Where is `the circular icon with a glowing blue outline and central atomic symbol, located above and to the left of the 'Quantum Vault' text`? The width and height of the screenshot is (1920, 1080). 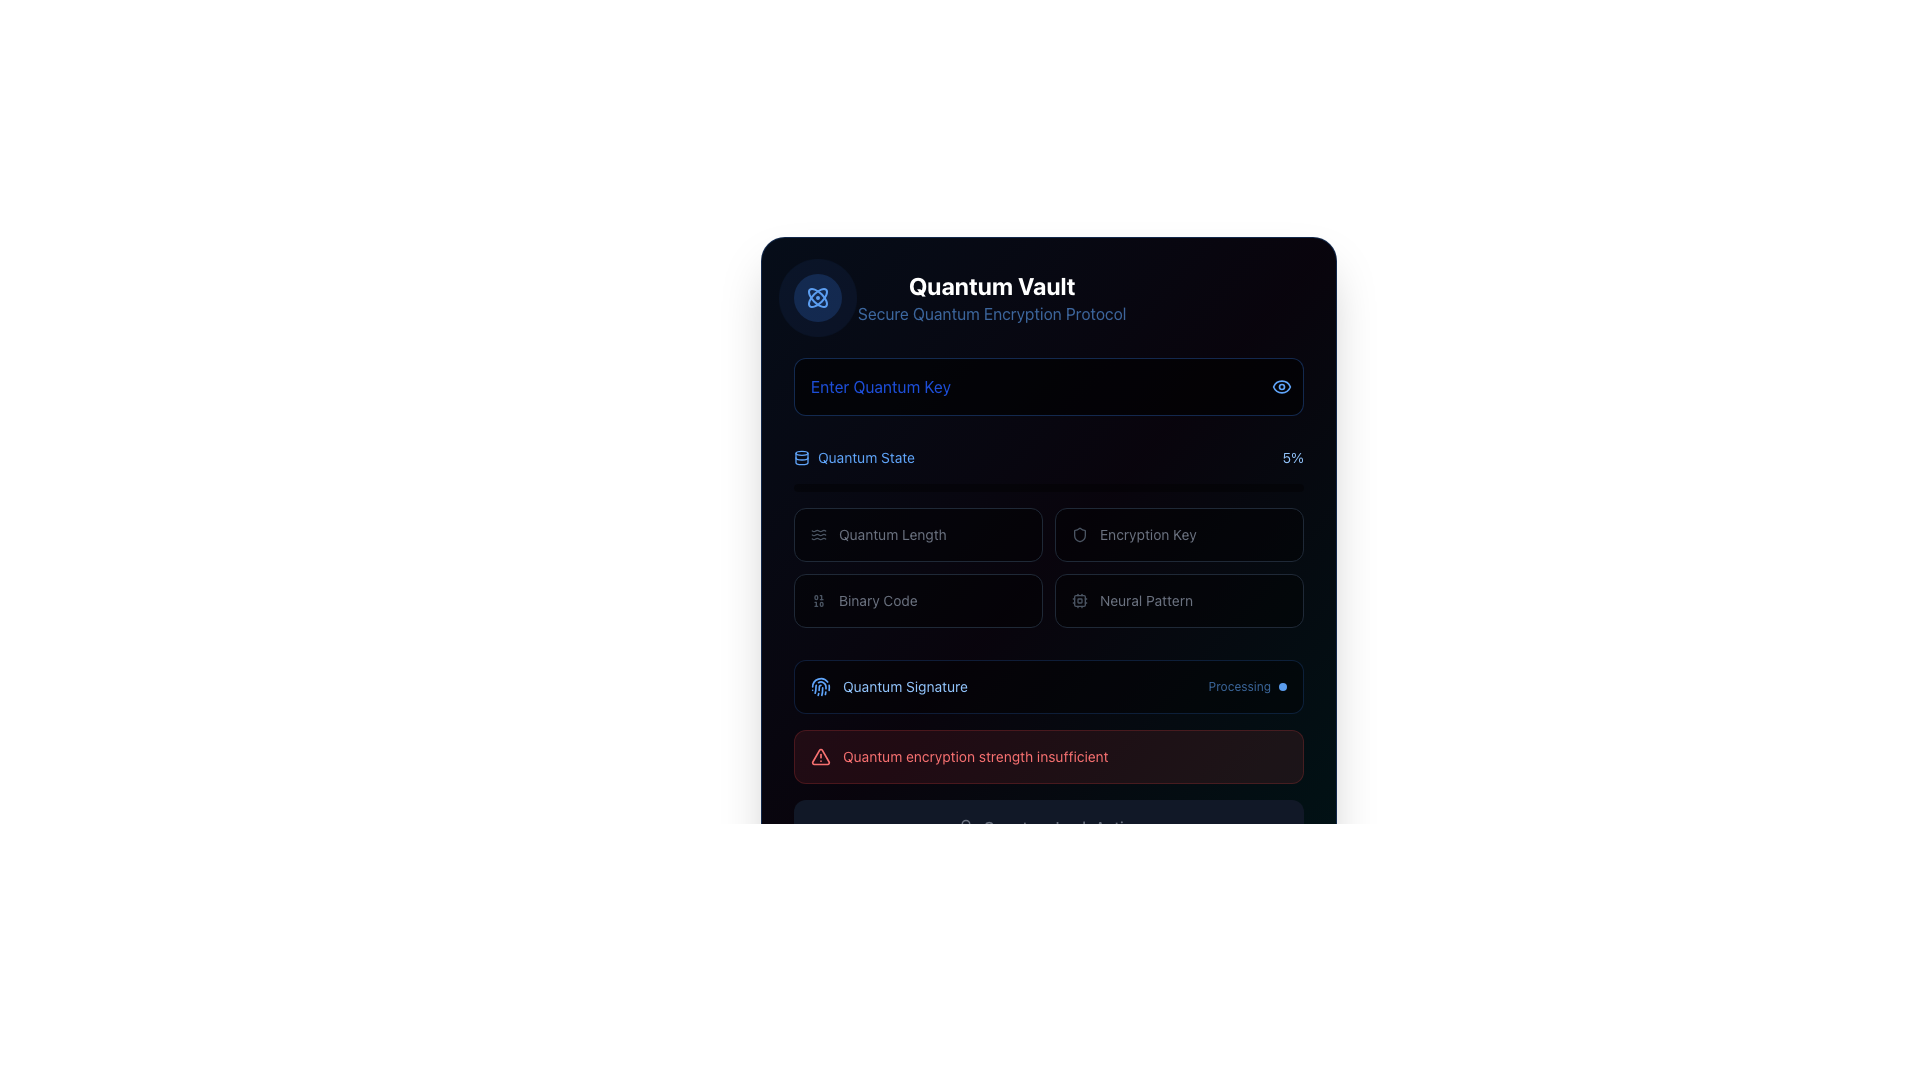
the circular icon with a glowing blue outline and central atomic symbol, located above and to the left of the 'Quantum Vault' text is located at coordinates (817, 297).